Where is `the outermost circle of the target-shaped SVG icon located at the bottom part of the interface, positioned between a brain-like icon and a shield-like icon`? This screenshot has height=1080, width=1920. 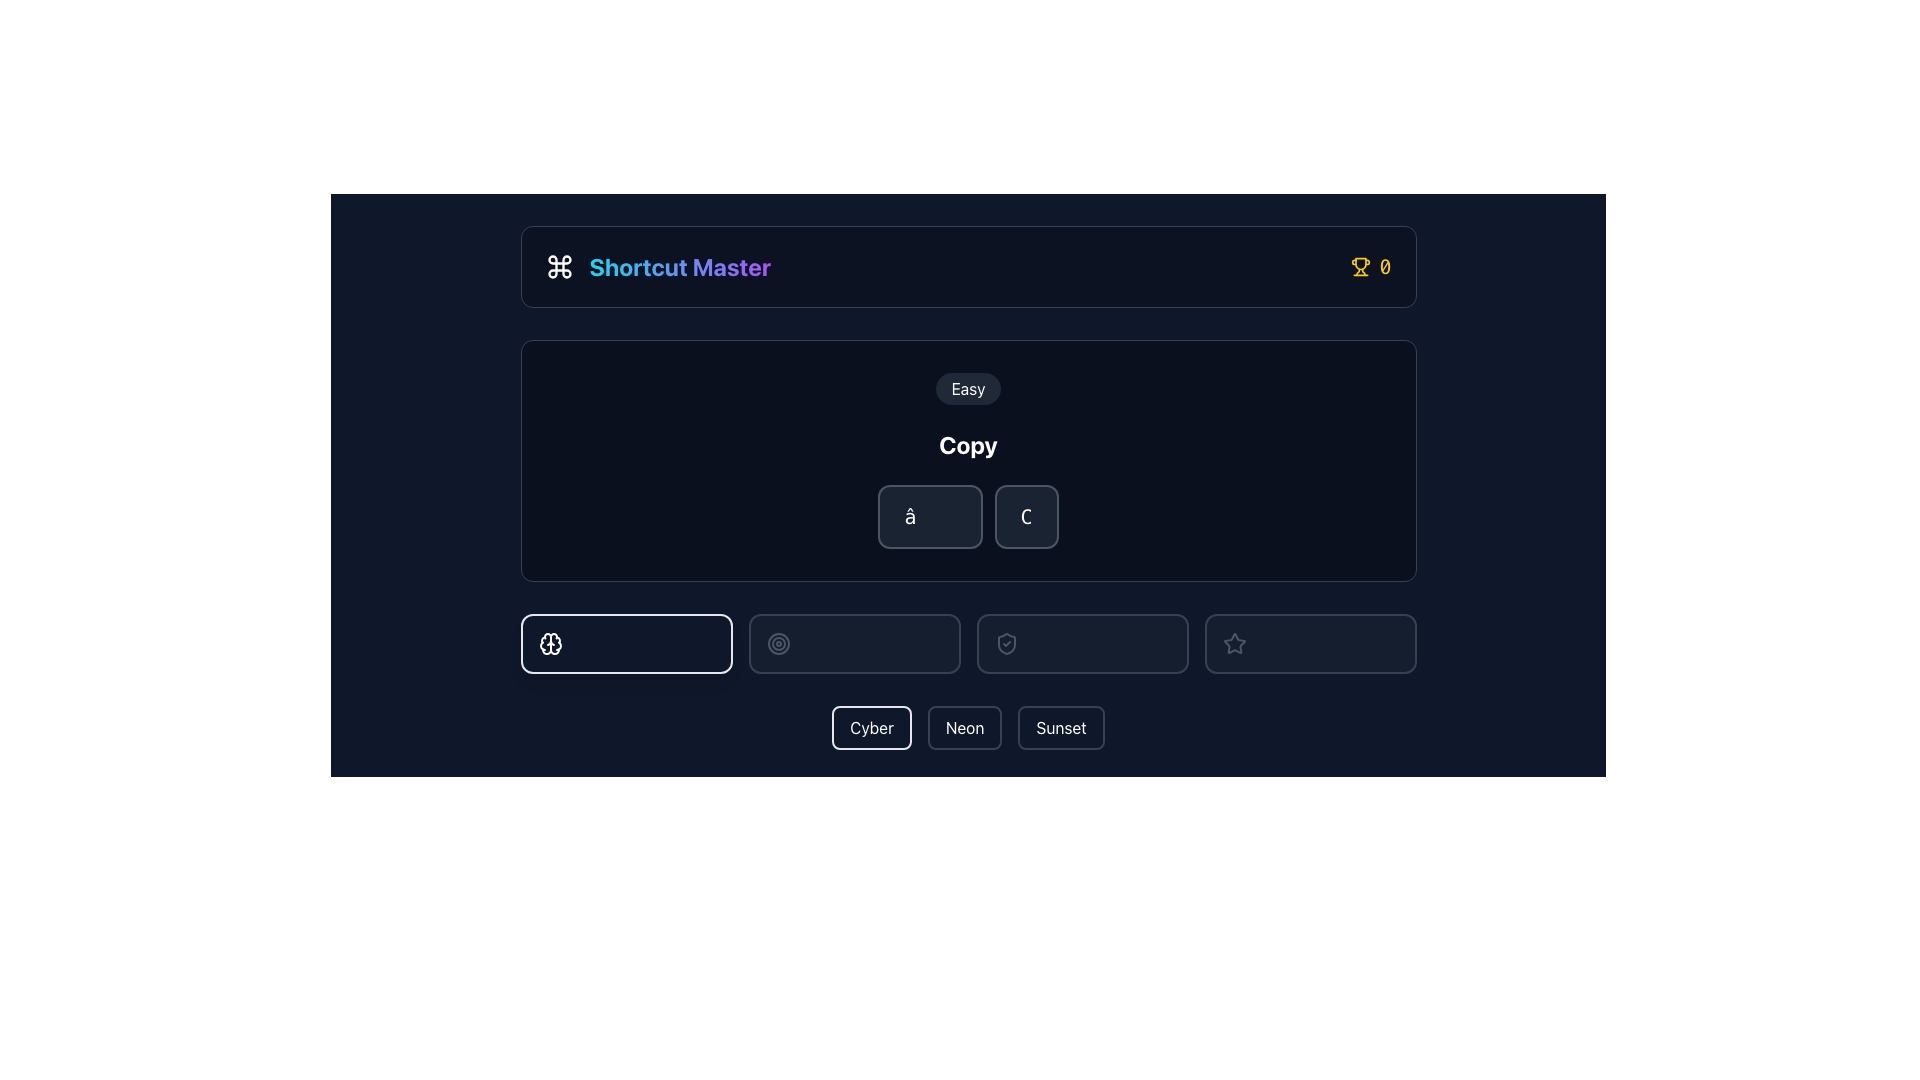
the outermost circle of the target-shaped SVG icon located at the bottom part of the interface, positioned between a brain-like icon and a shield-like icon is located at coordinates (777, 644).